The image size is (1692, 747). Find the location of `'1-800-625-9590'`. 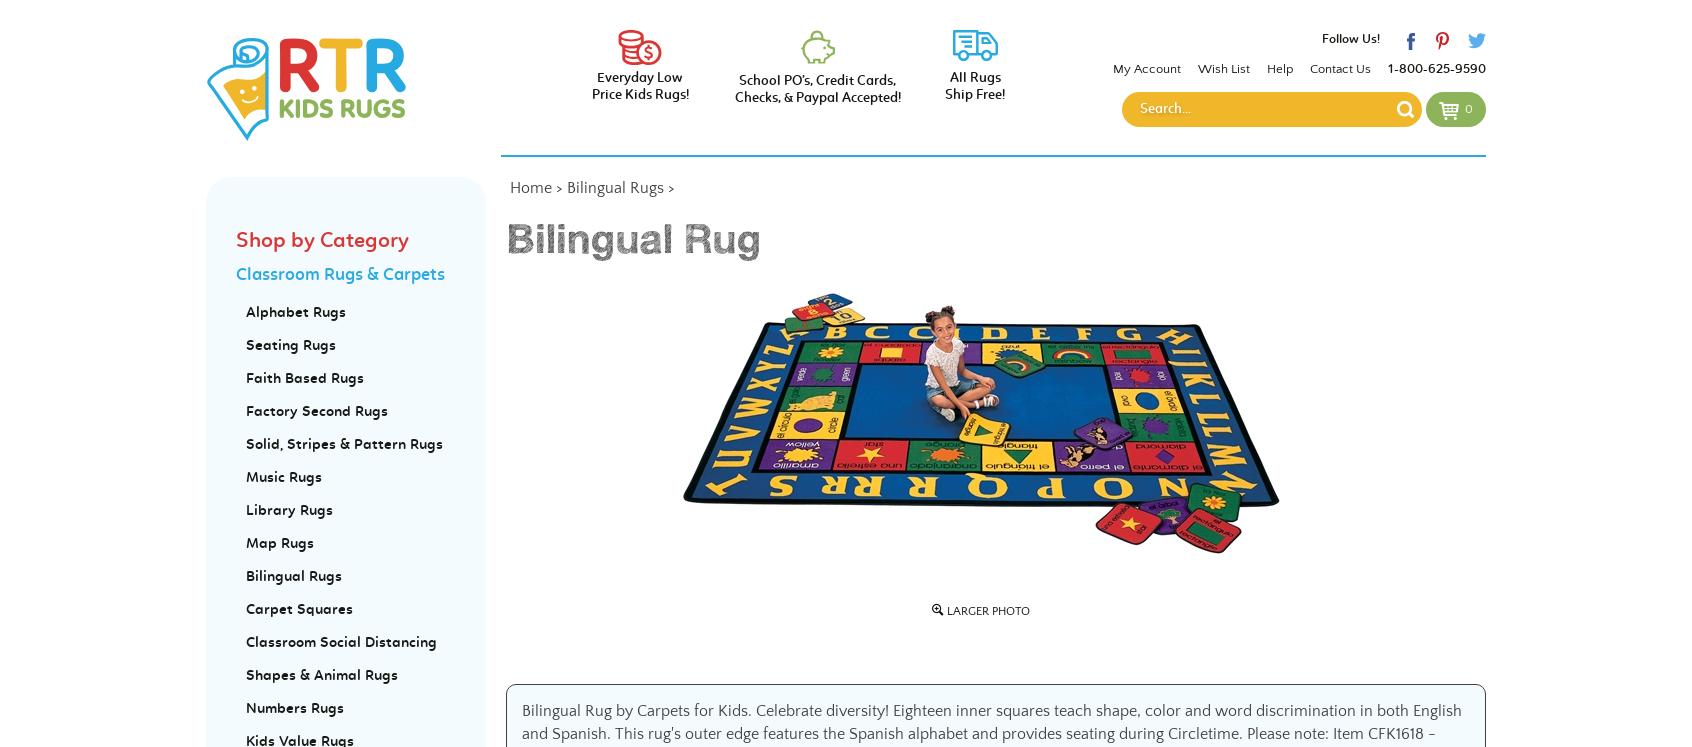

'1-800-625-9590' is located at coordinates (1435, 67).